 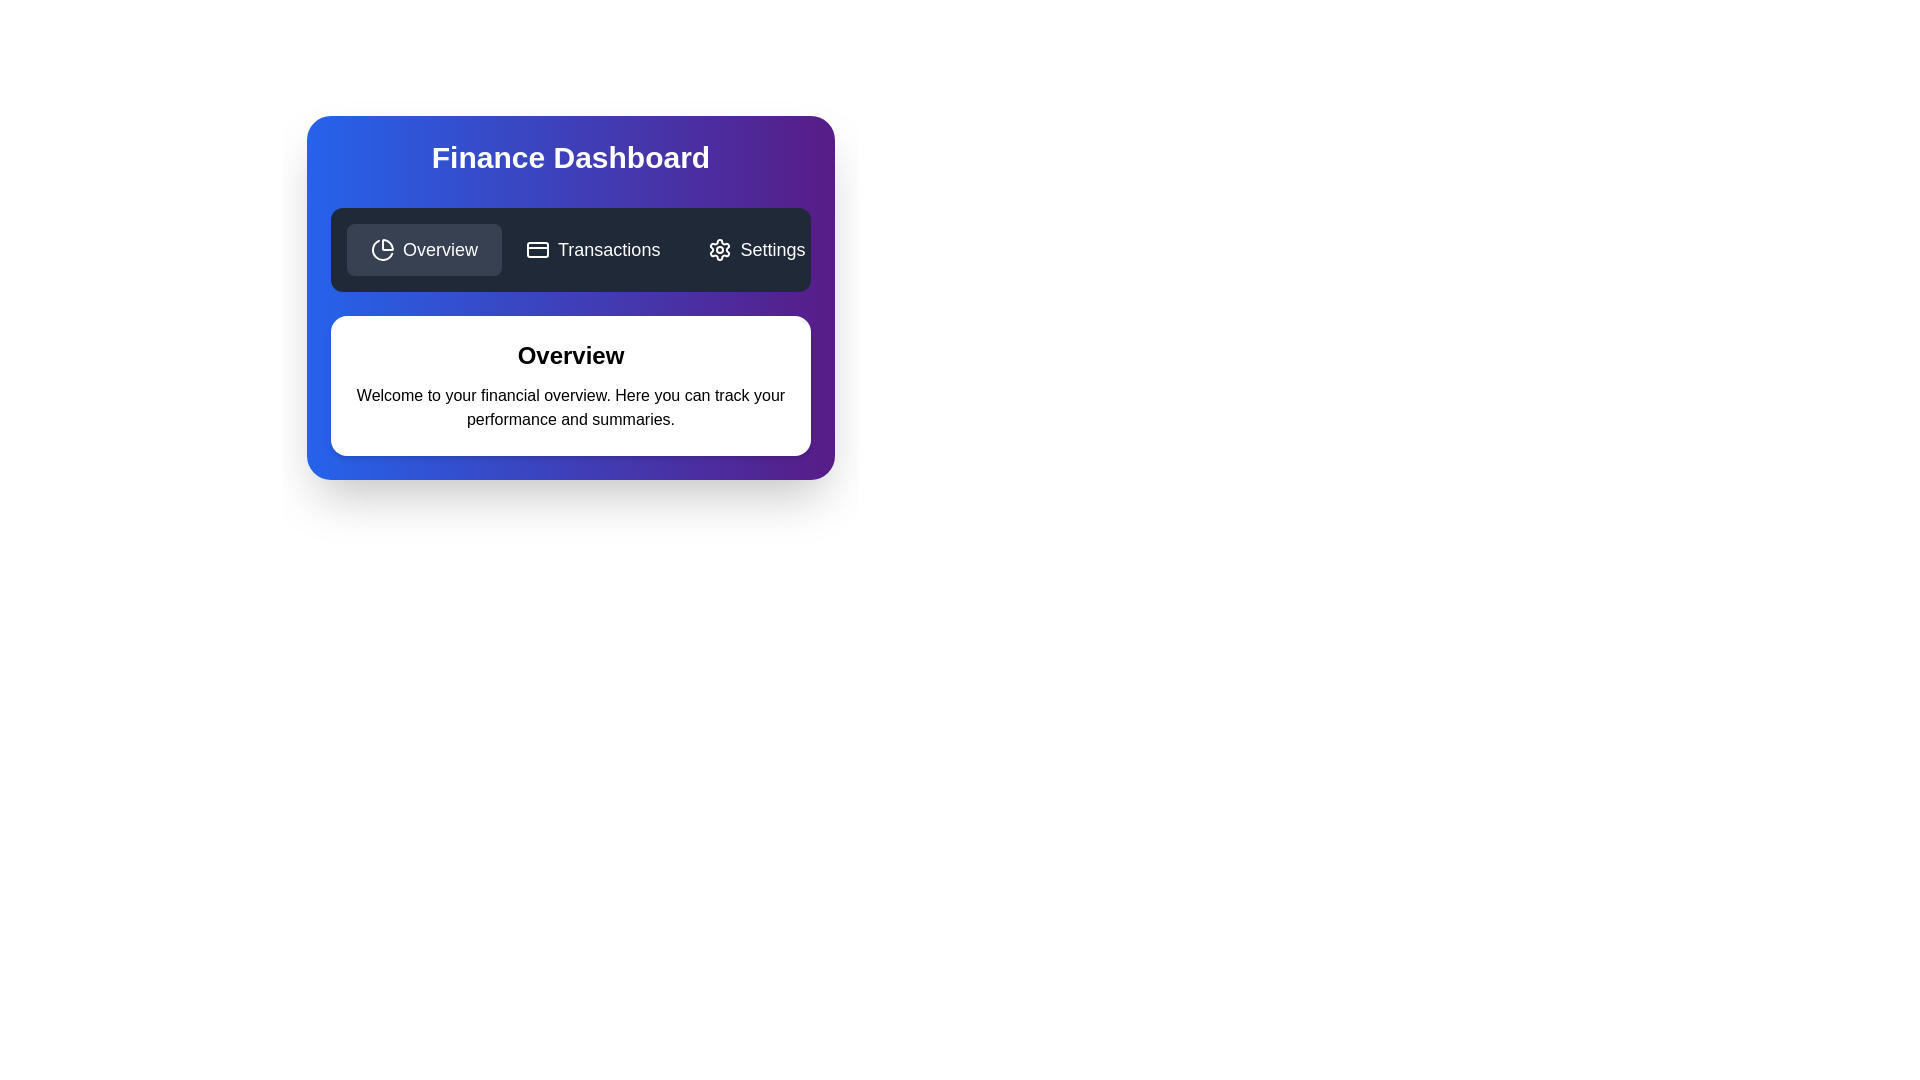 What do you see at coordinates (570, 385) in the screenshot?
I see `the text content block labeled 'Overview', which contains a description about financial performance and summaries, positioned centrally beneath the 'Finance Dashboard' header` at bounding box center [570, 385].